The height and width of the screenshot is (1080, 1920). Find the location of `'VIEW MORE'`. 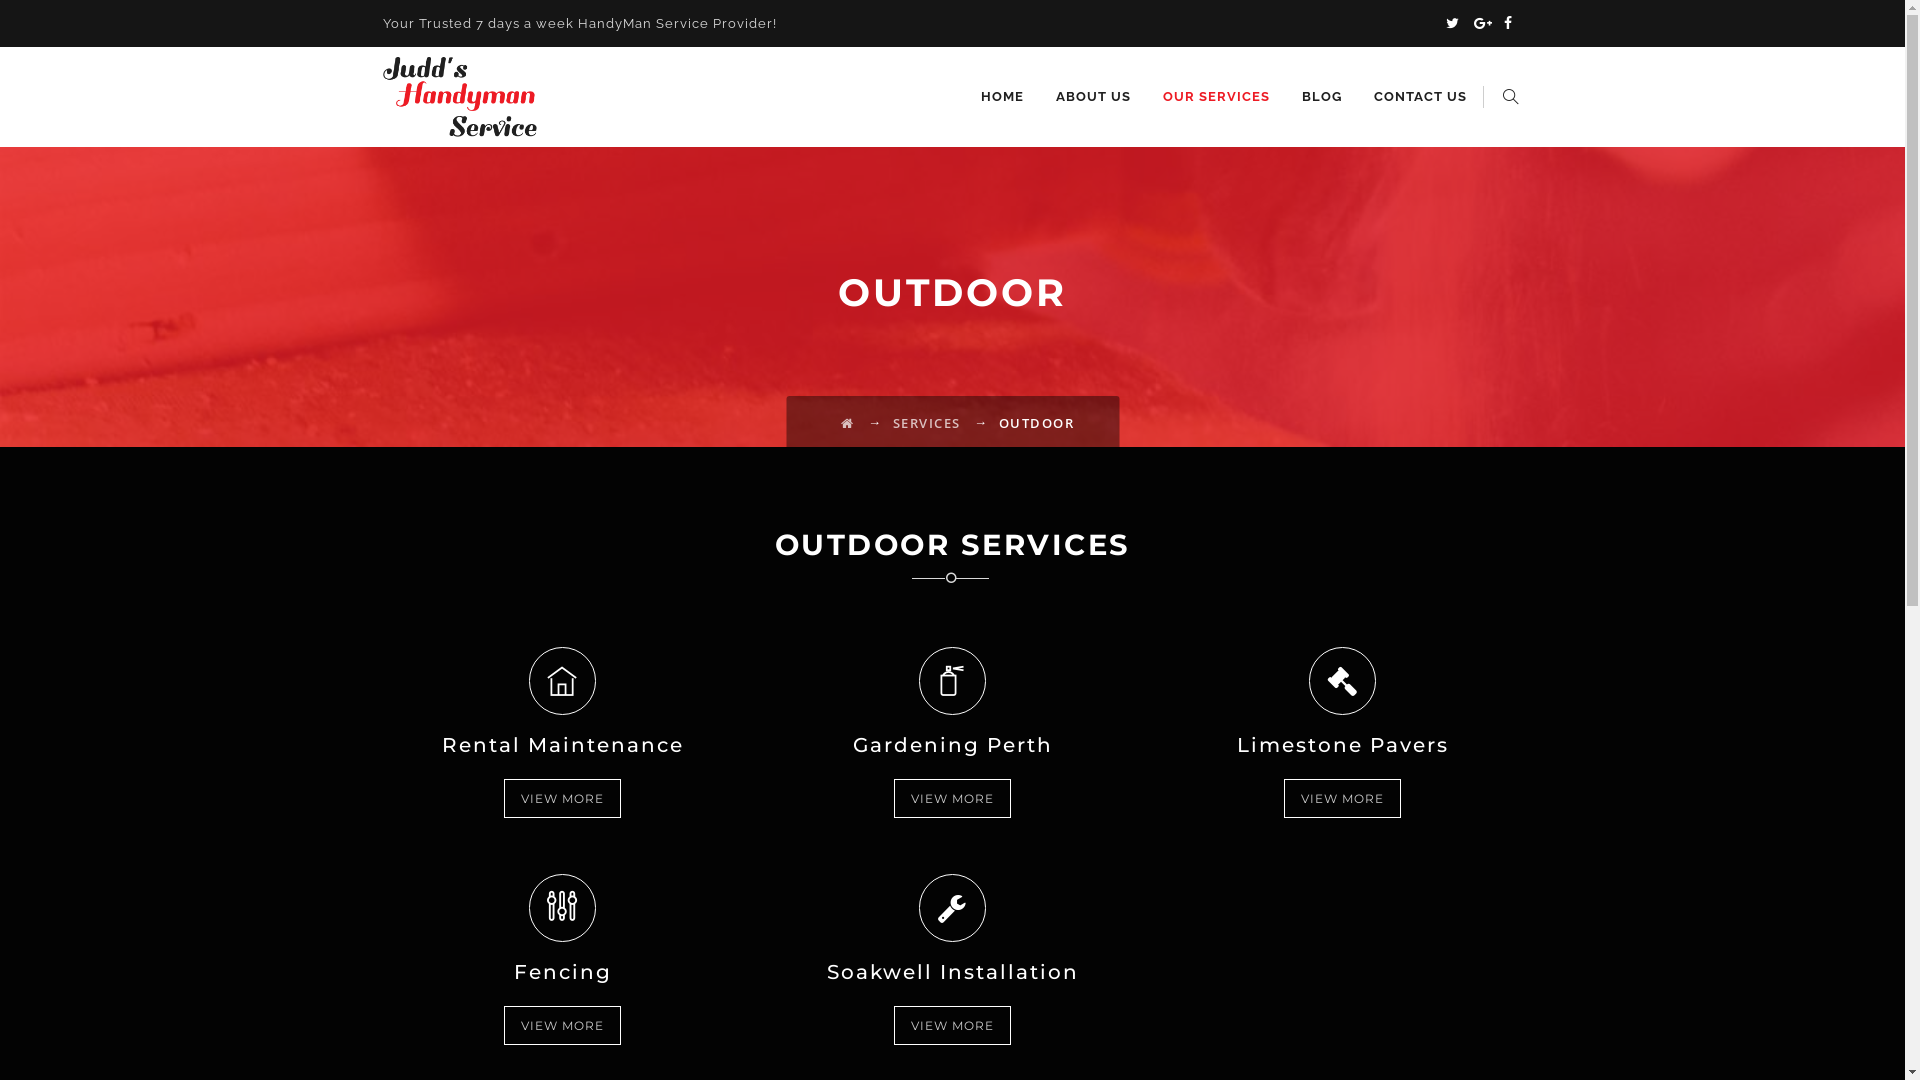

'VIEW MORE' is located at coordinates (504, 797).